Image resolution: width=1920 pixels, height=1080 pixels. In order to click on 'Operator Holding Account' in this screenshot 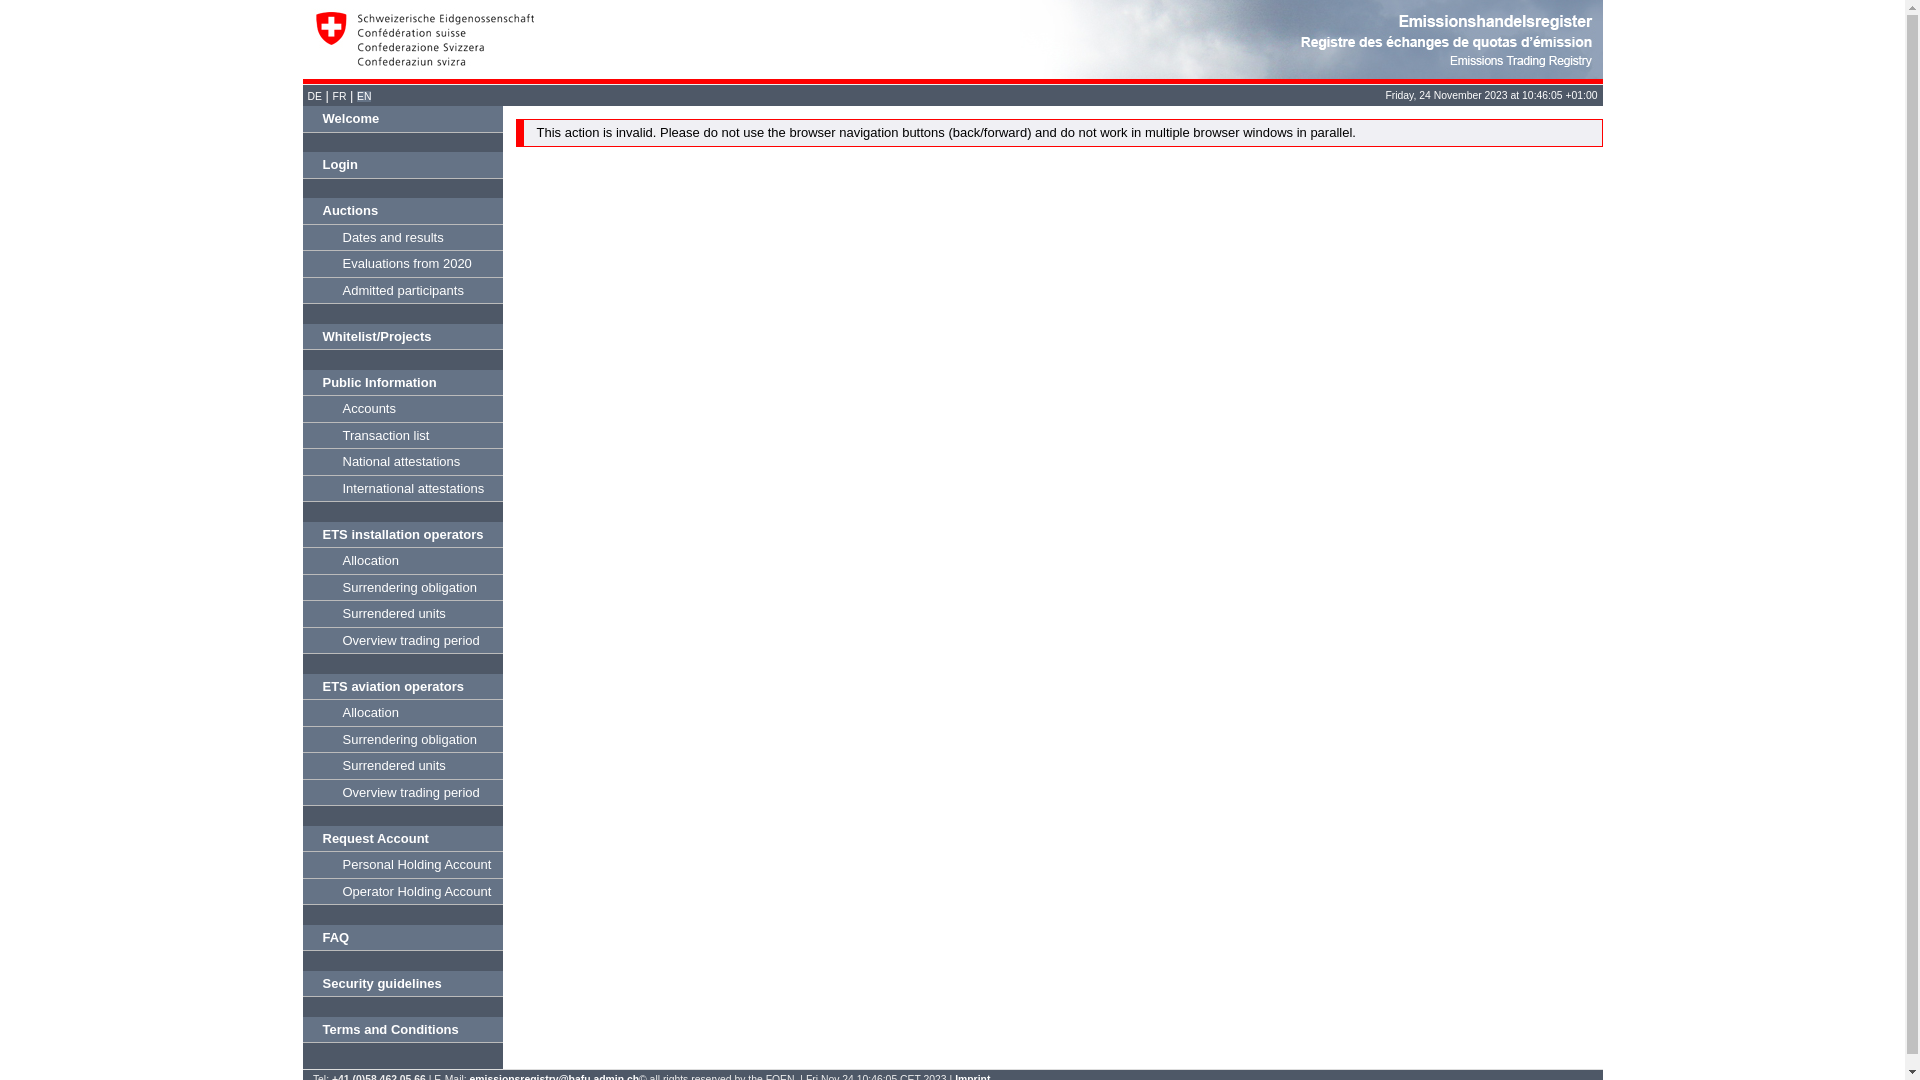, I will do `click(401, 890)`.